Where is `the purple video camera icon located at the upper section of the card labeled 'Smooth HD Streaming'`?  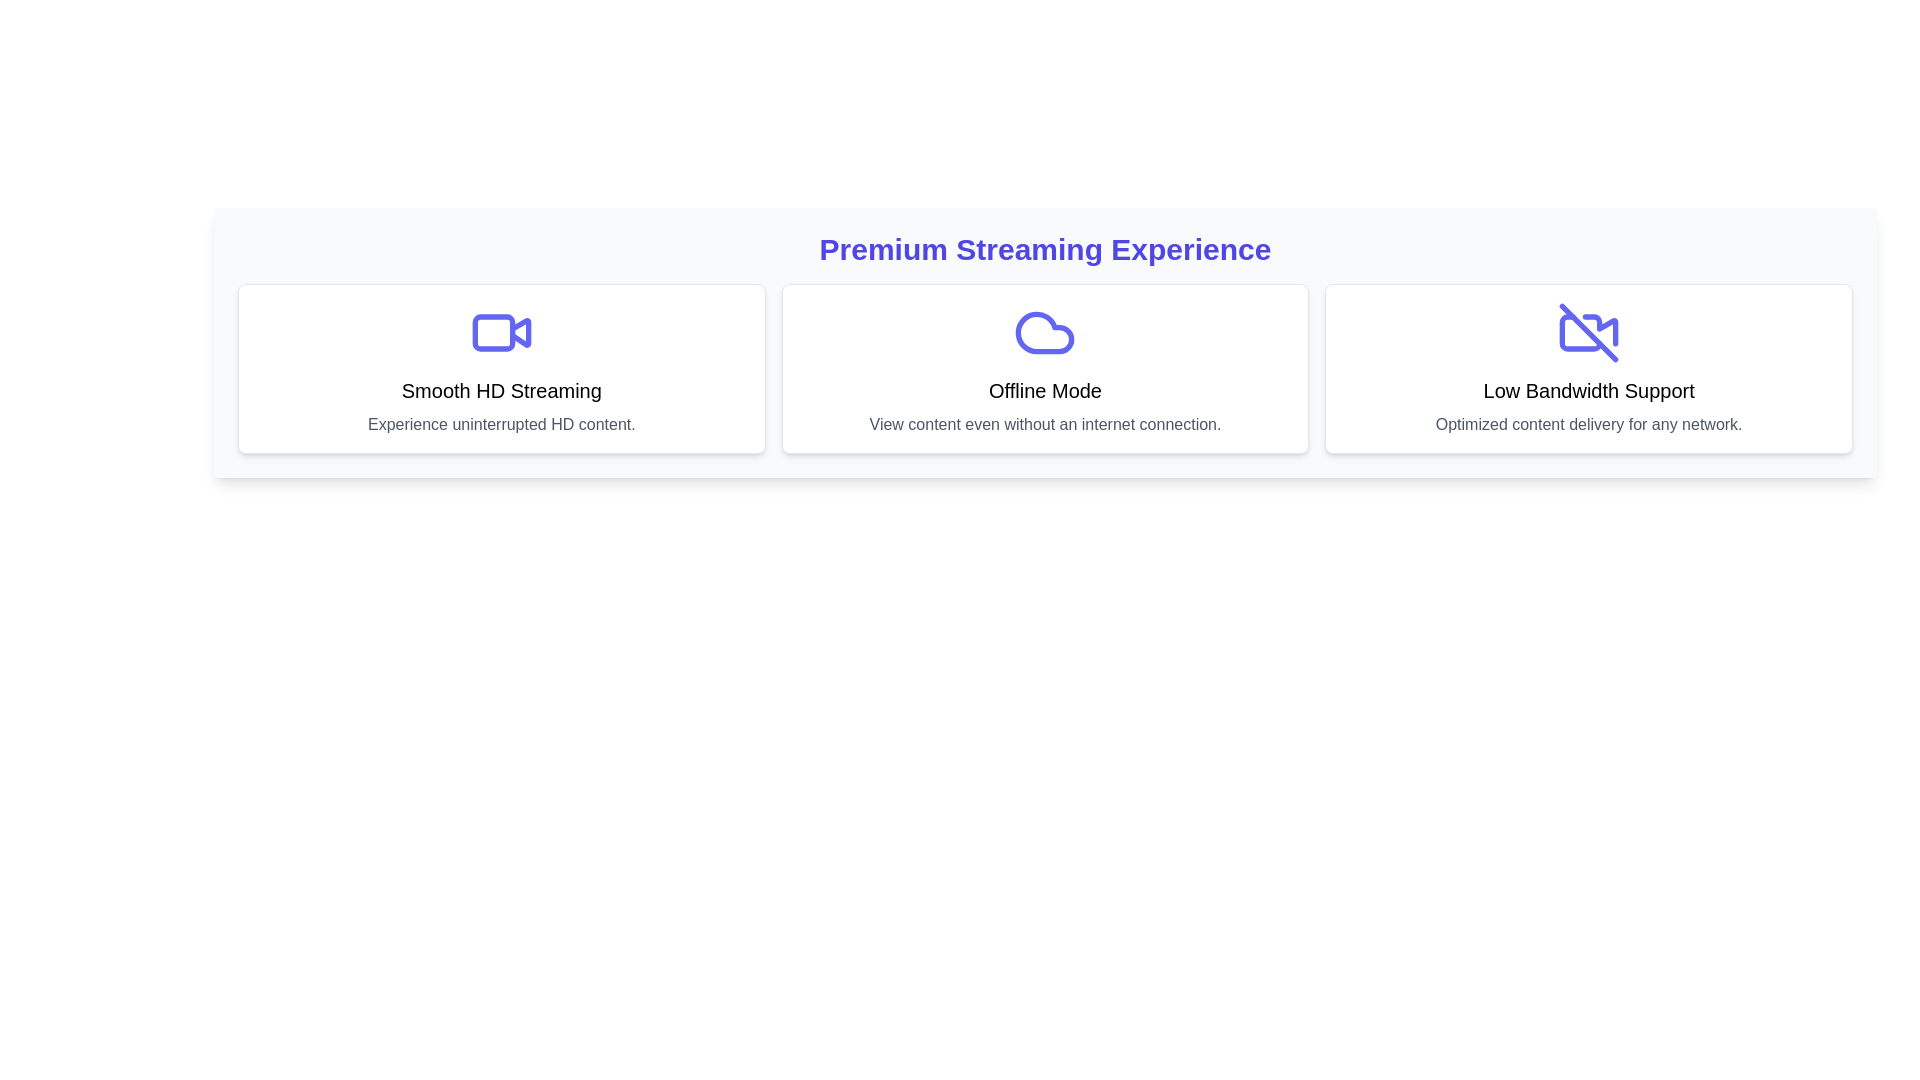
the purple video camera icon located at the upper section of the card labeled 'Smooth HD Streaming' is located at coordinates (501, 331).